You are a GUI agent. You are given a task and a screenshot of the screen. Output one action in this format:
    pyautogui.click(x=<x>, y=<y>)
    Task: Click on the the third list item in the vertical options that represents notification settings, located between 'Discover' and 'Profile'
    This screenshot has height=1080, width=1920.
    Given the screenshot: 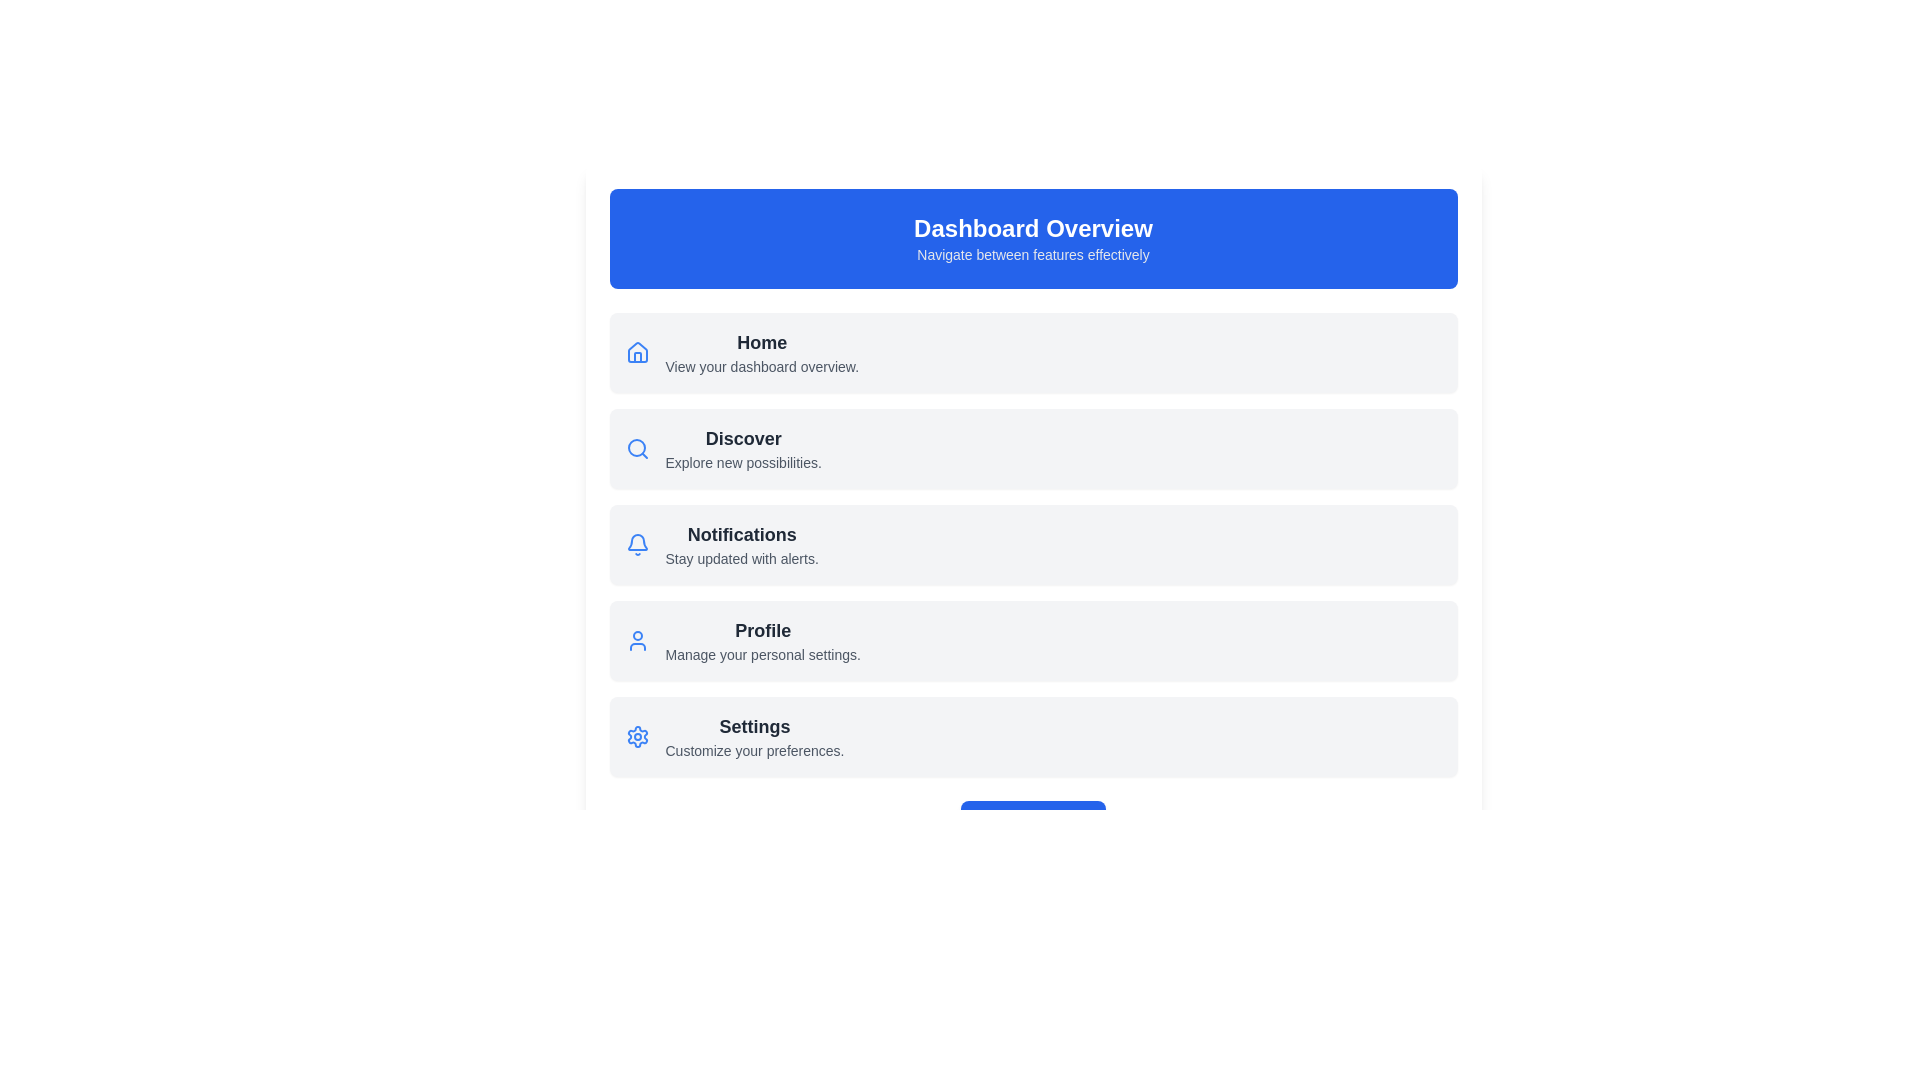 What is the action you would take?
    pyautogui.click(x=1033, y=544)
    